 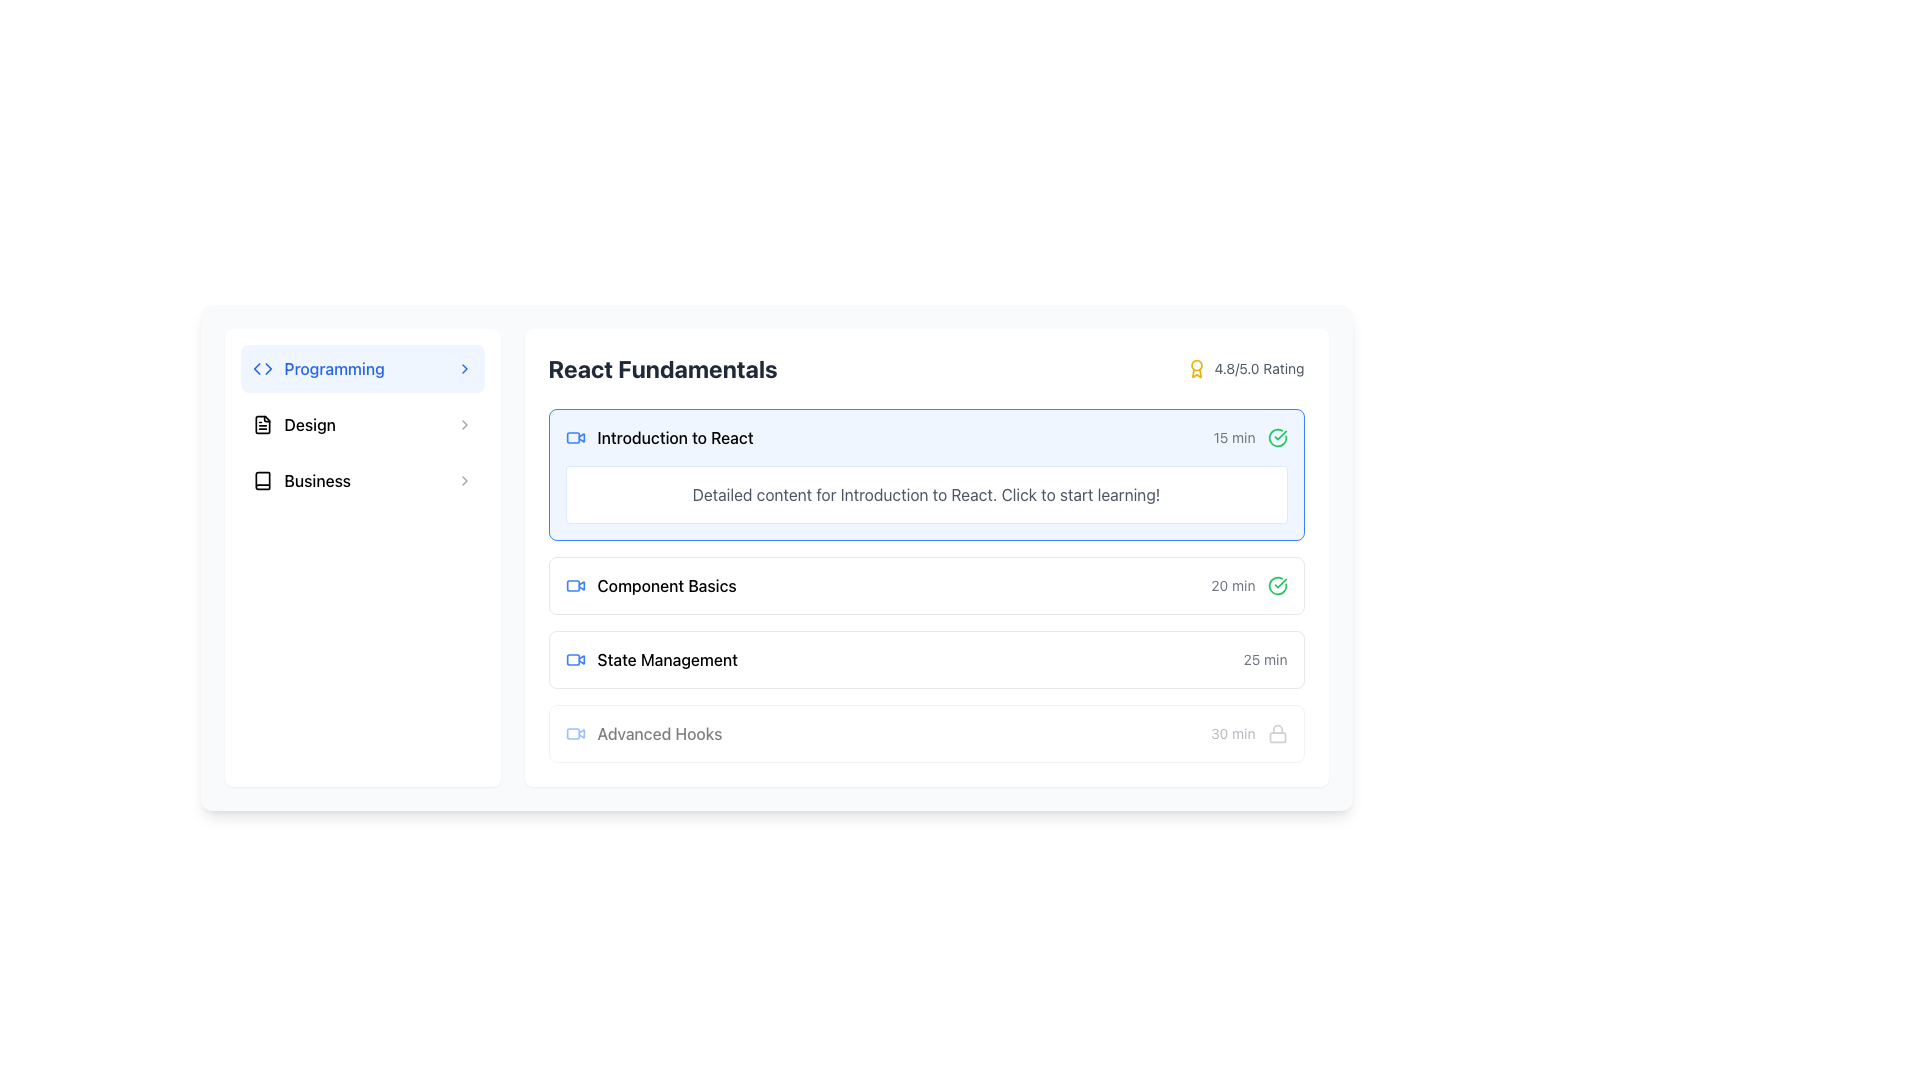 What do you see at coordinates (925, 659) in the screenshot?
I see `the clickable card for the video lesson titled 'State Management' located in the 'React Fundamentals' section` at bounding box center [925, 659].